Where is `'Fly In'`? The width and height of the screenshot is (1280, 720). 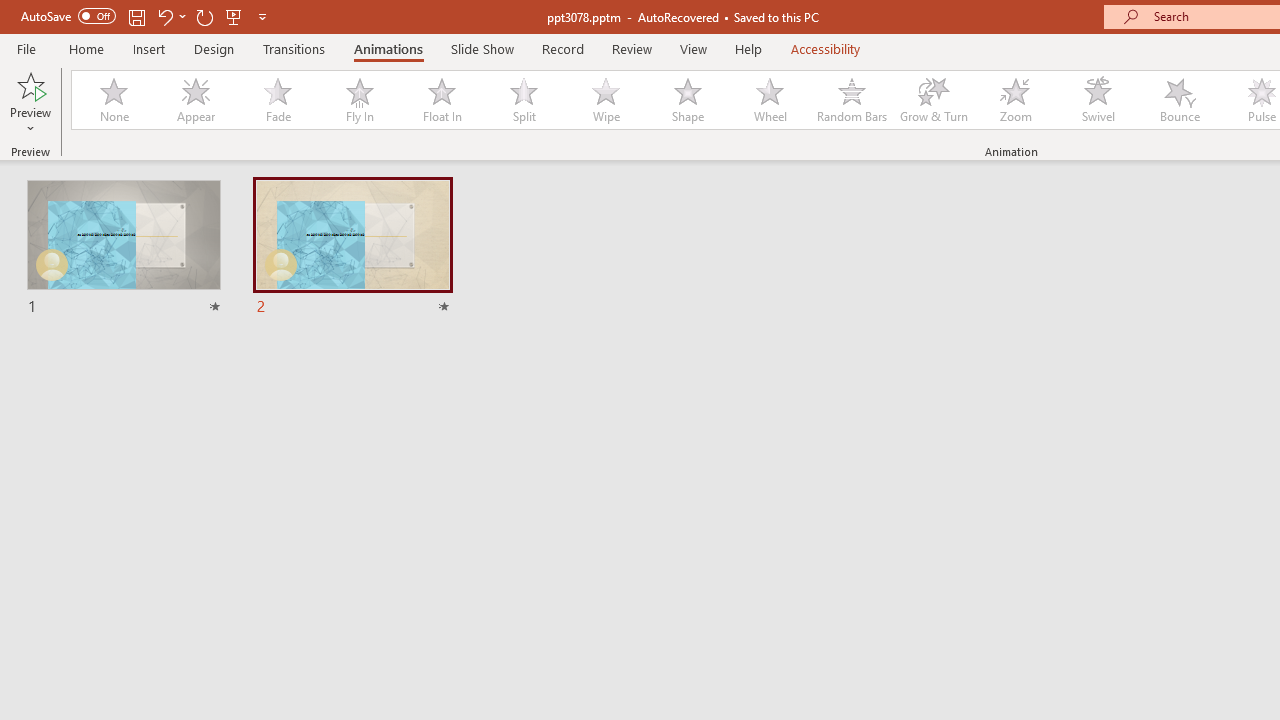 'Fly In' is located at coordinates (359, 100).